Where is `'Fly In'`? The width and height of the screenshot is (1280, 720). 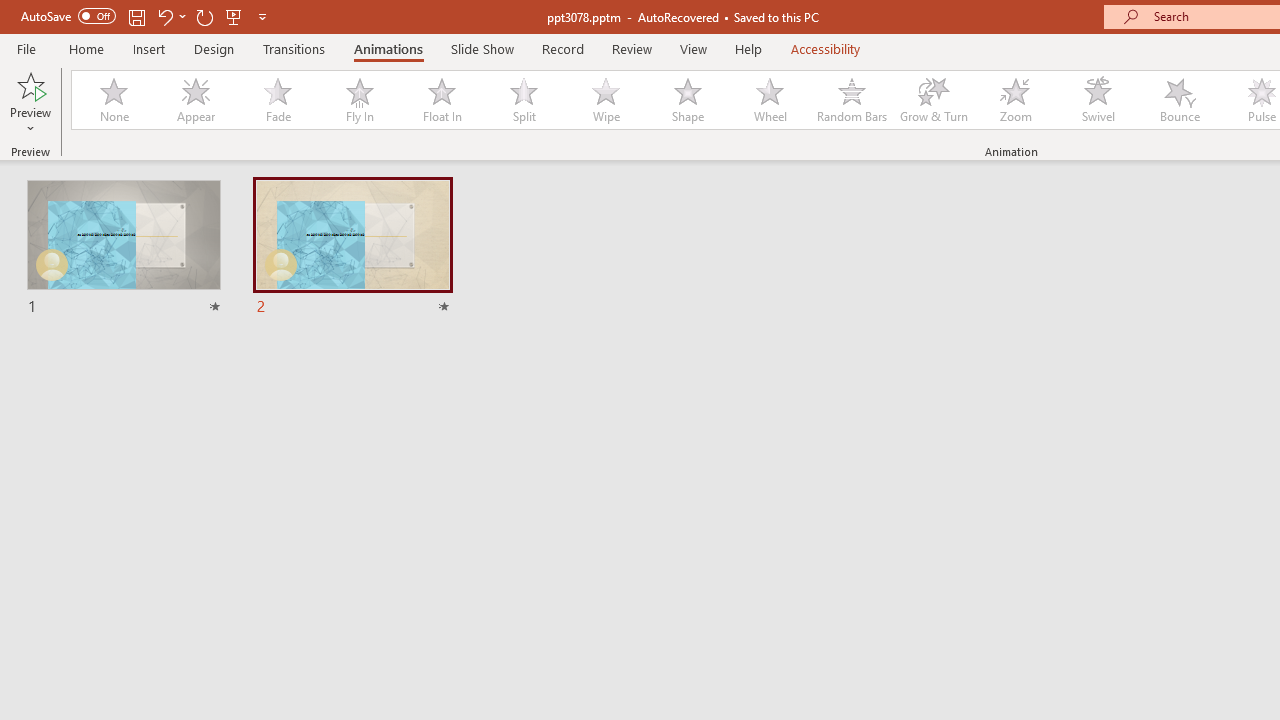 'Fly In' is located at coordinates (359, 100).